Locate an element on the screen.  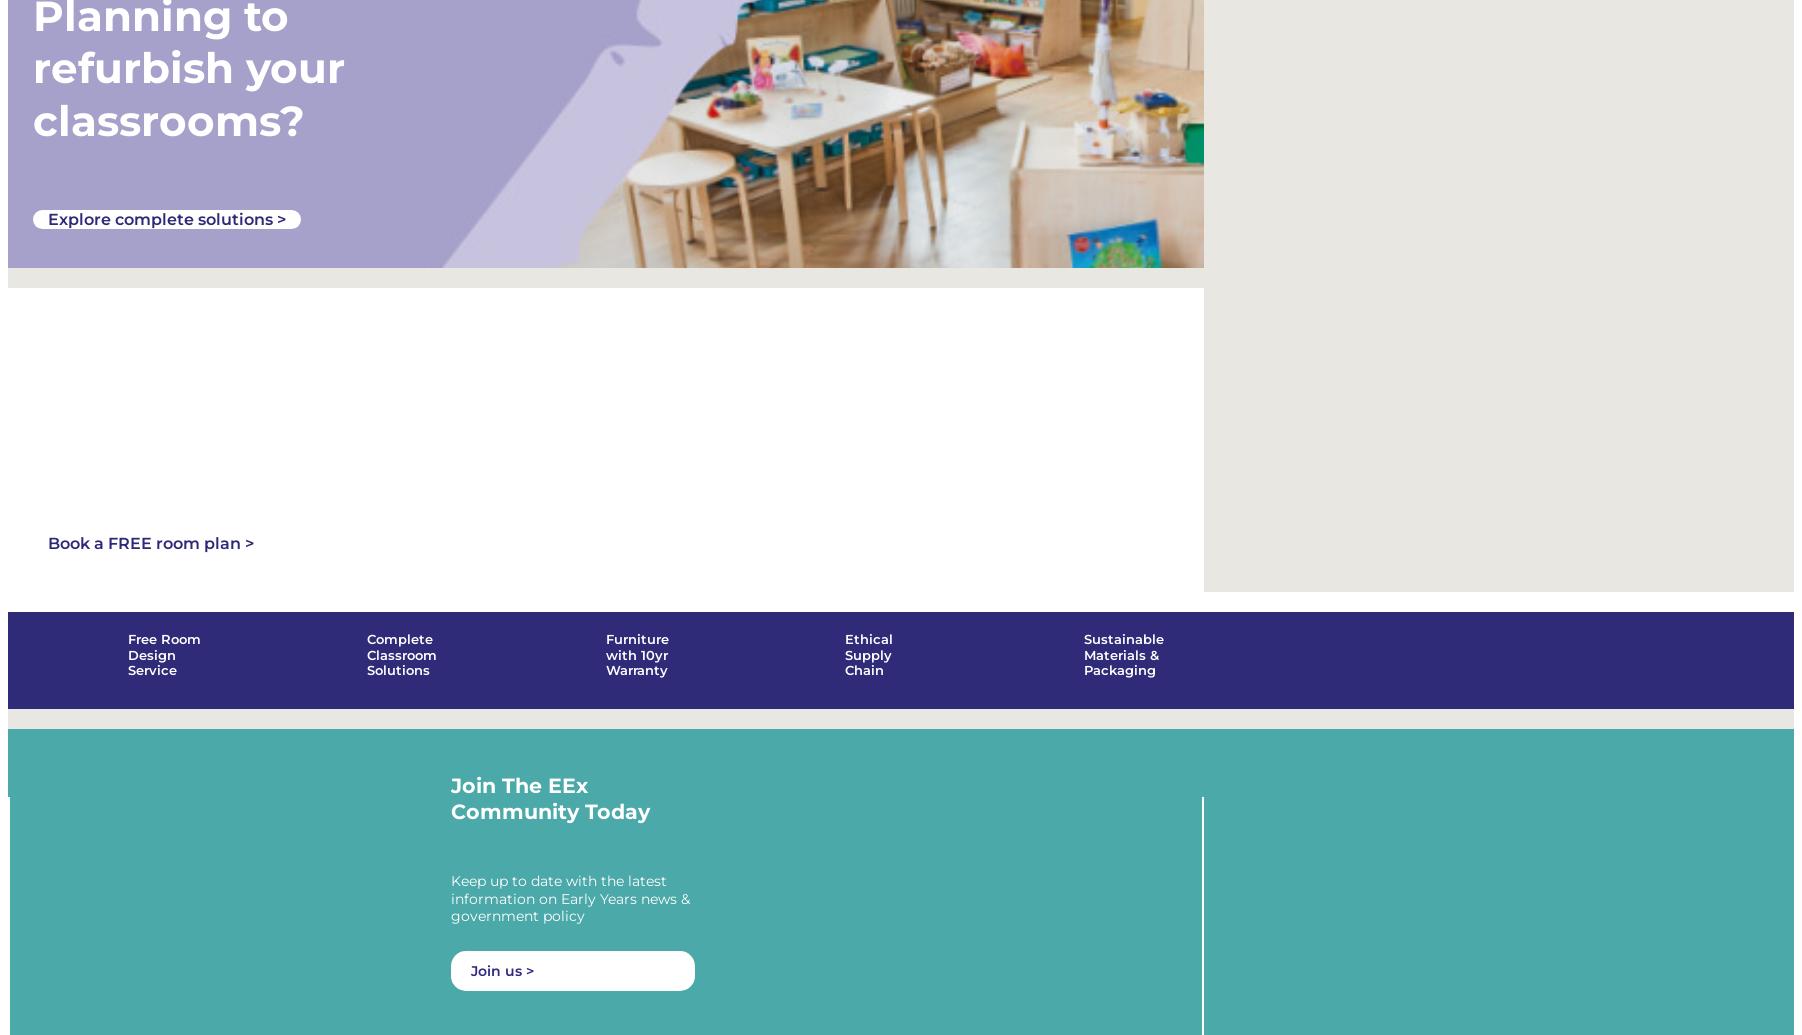
'Need help to' is located at coordinates (31, 338).